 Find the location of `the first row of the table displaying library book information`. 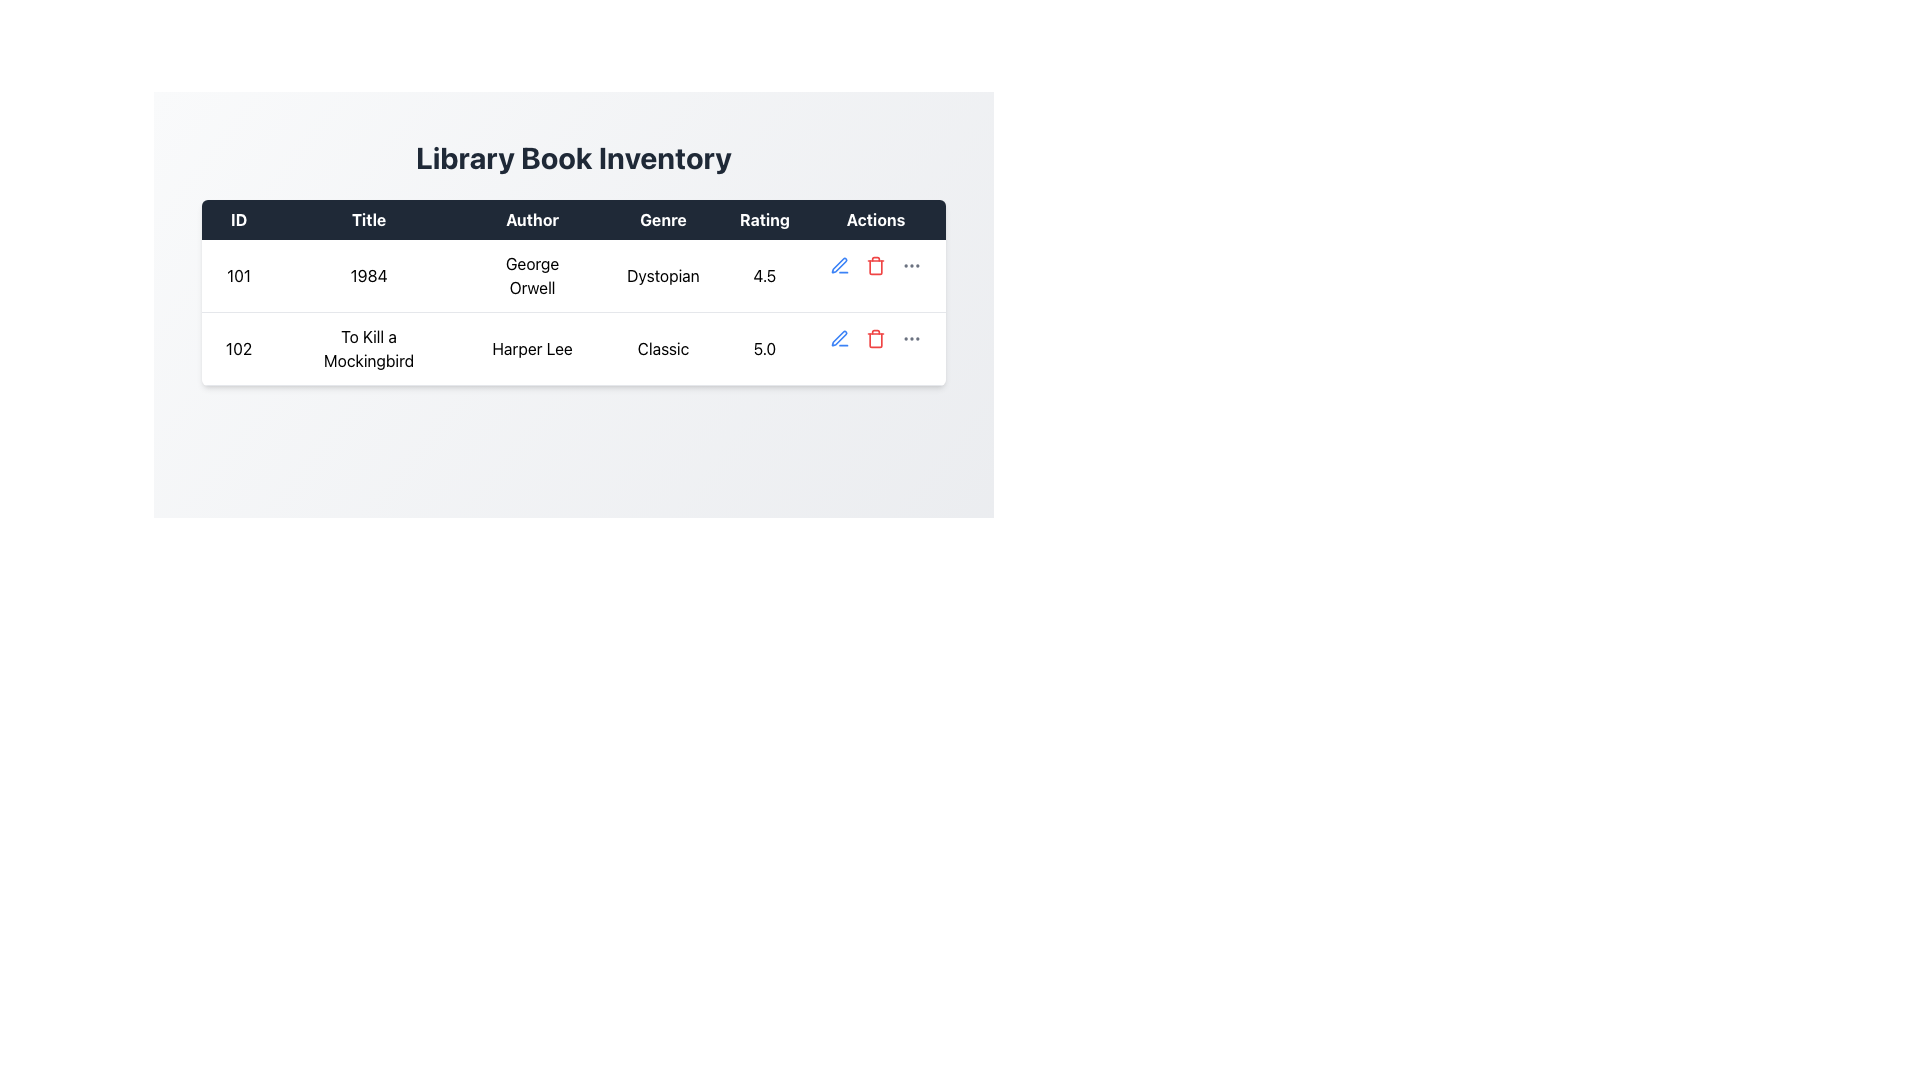

the first row of the table displaying library book information is located at coordinates (573, 312).